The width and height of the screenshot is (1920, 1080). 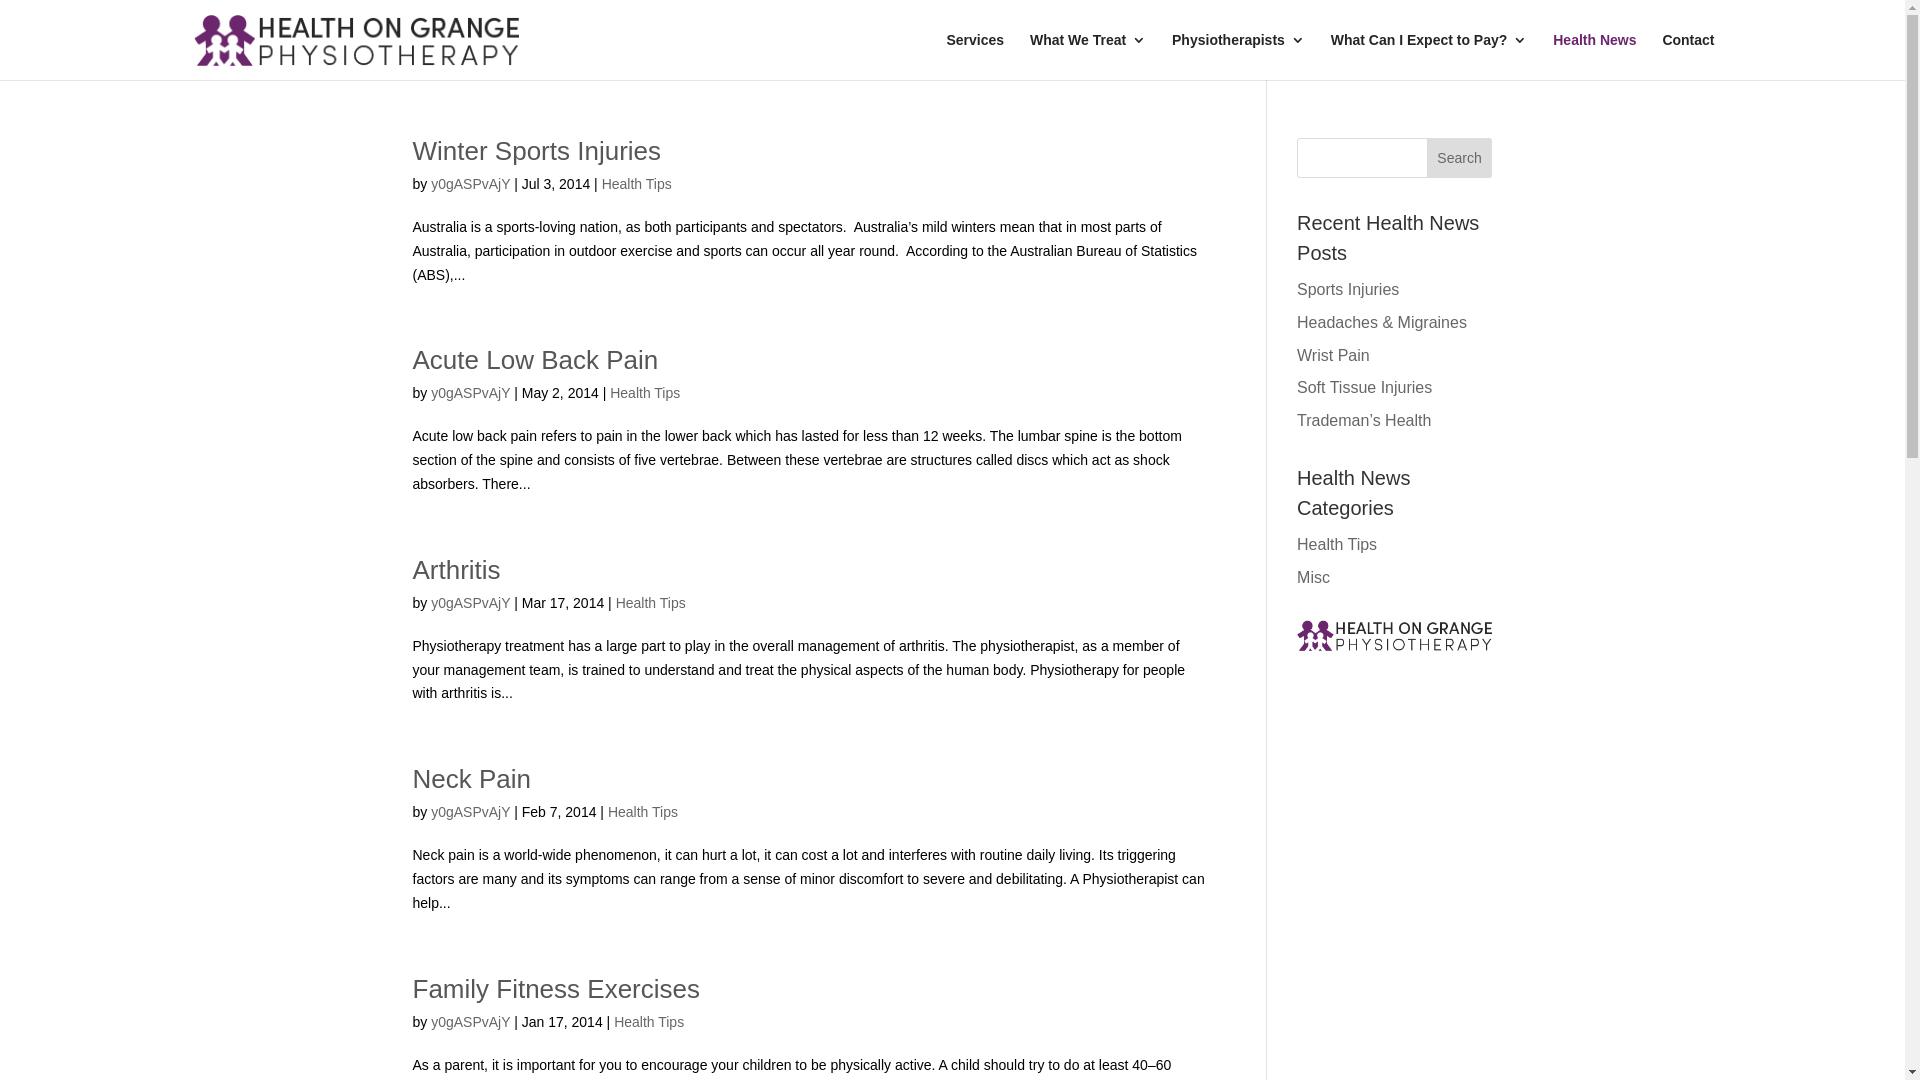 I want to click on 'Contact', so click(x=1687, y=55).